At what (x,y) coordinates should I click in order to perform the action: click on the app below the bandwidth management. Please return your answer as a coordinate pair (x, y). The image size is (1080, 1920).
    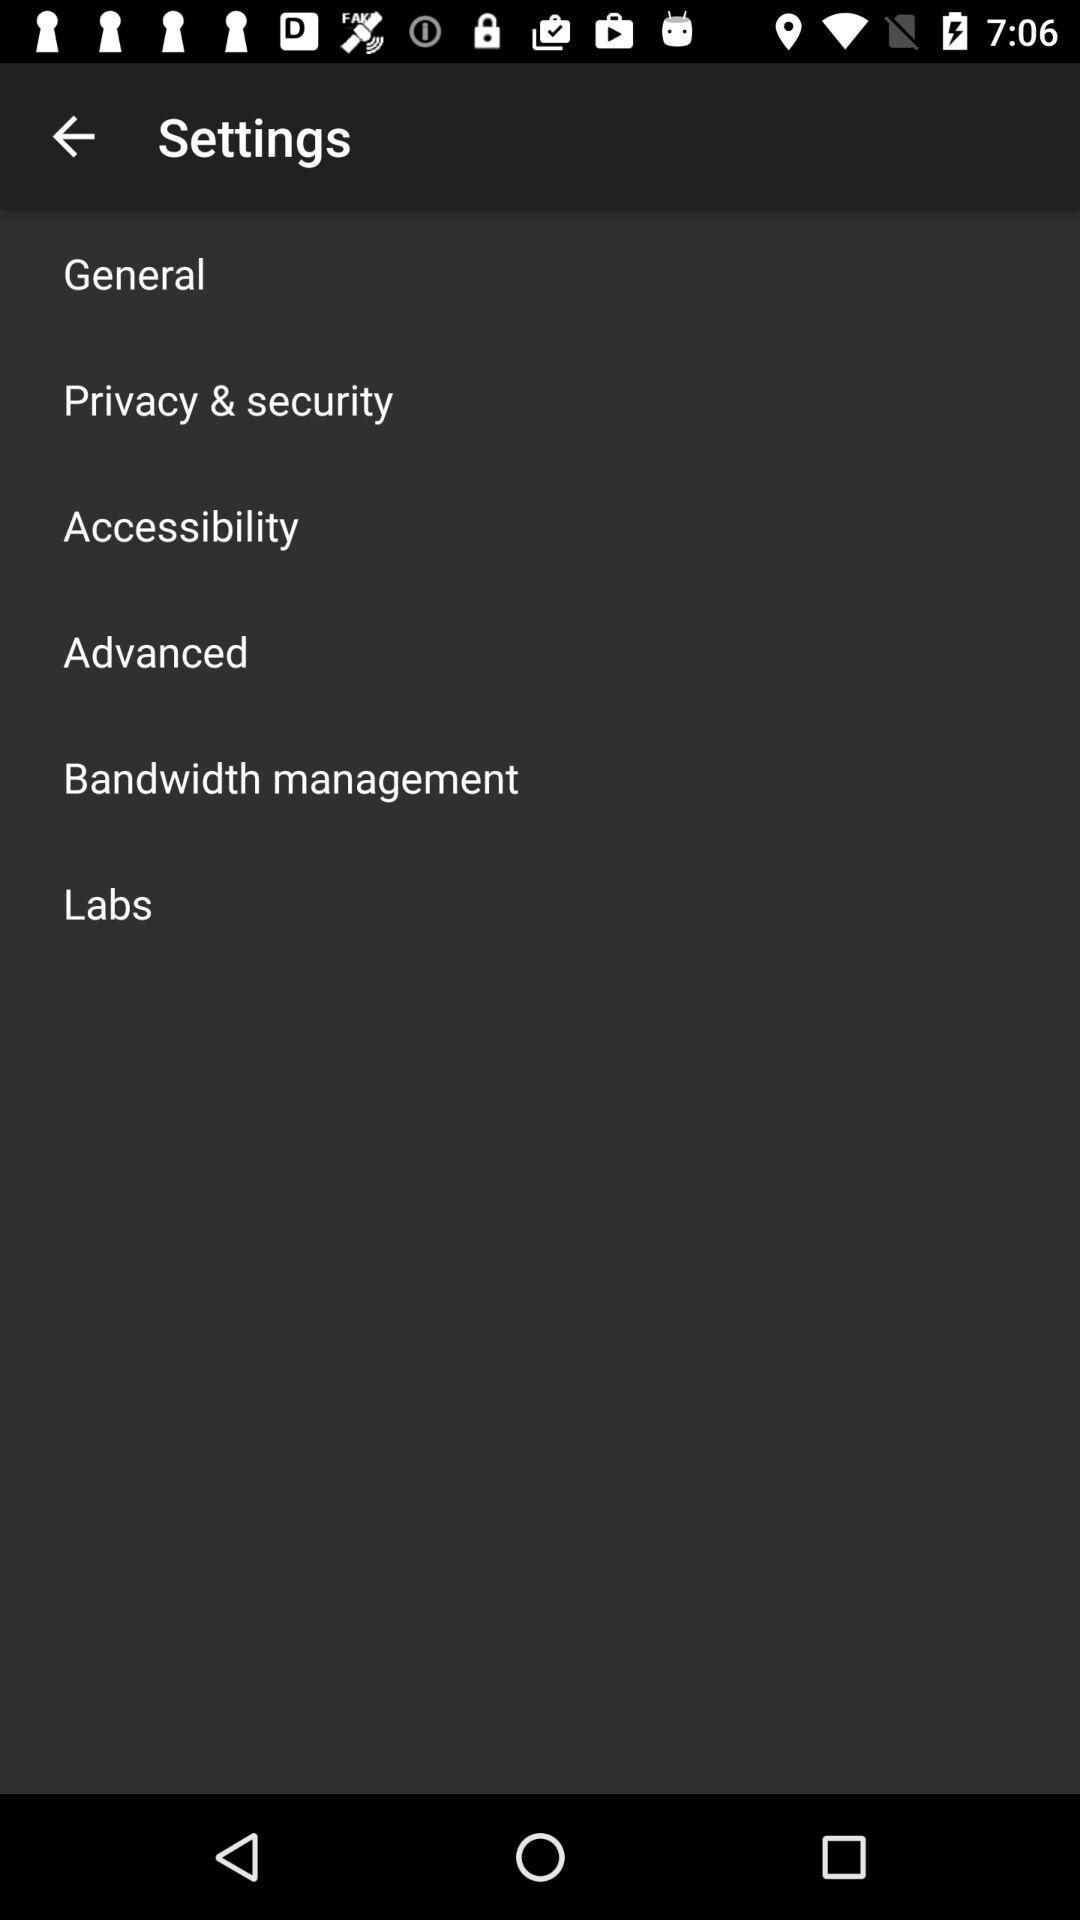
    Looking at the image, I should click on (108, 901).